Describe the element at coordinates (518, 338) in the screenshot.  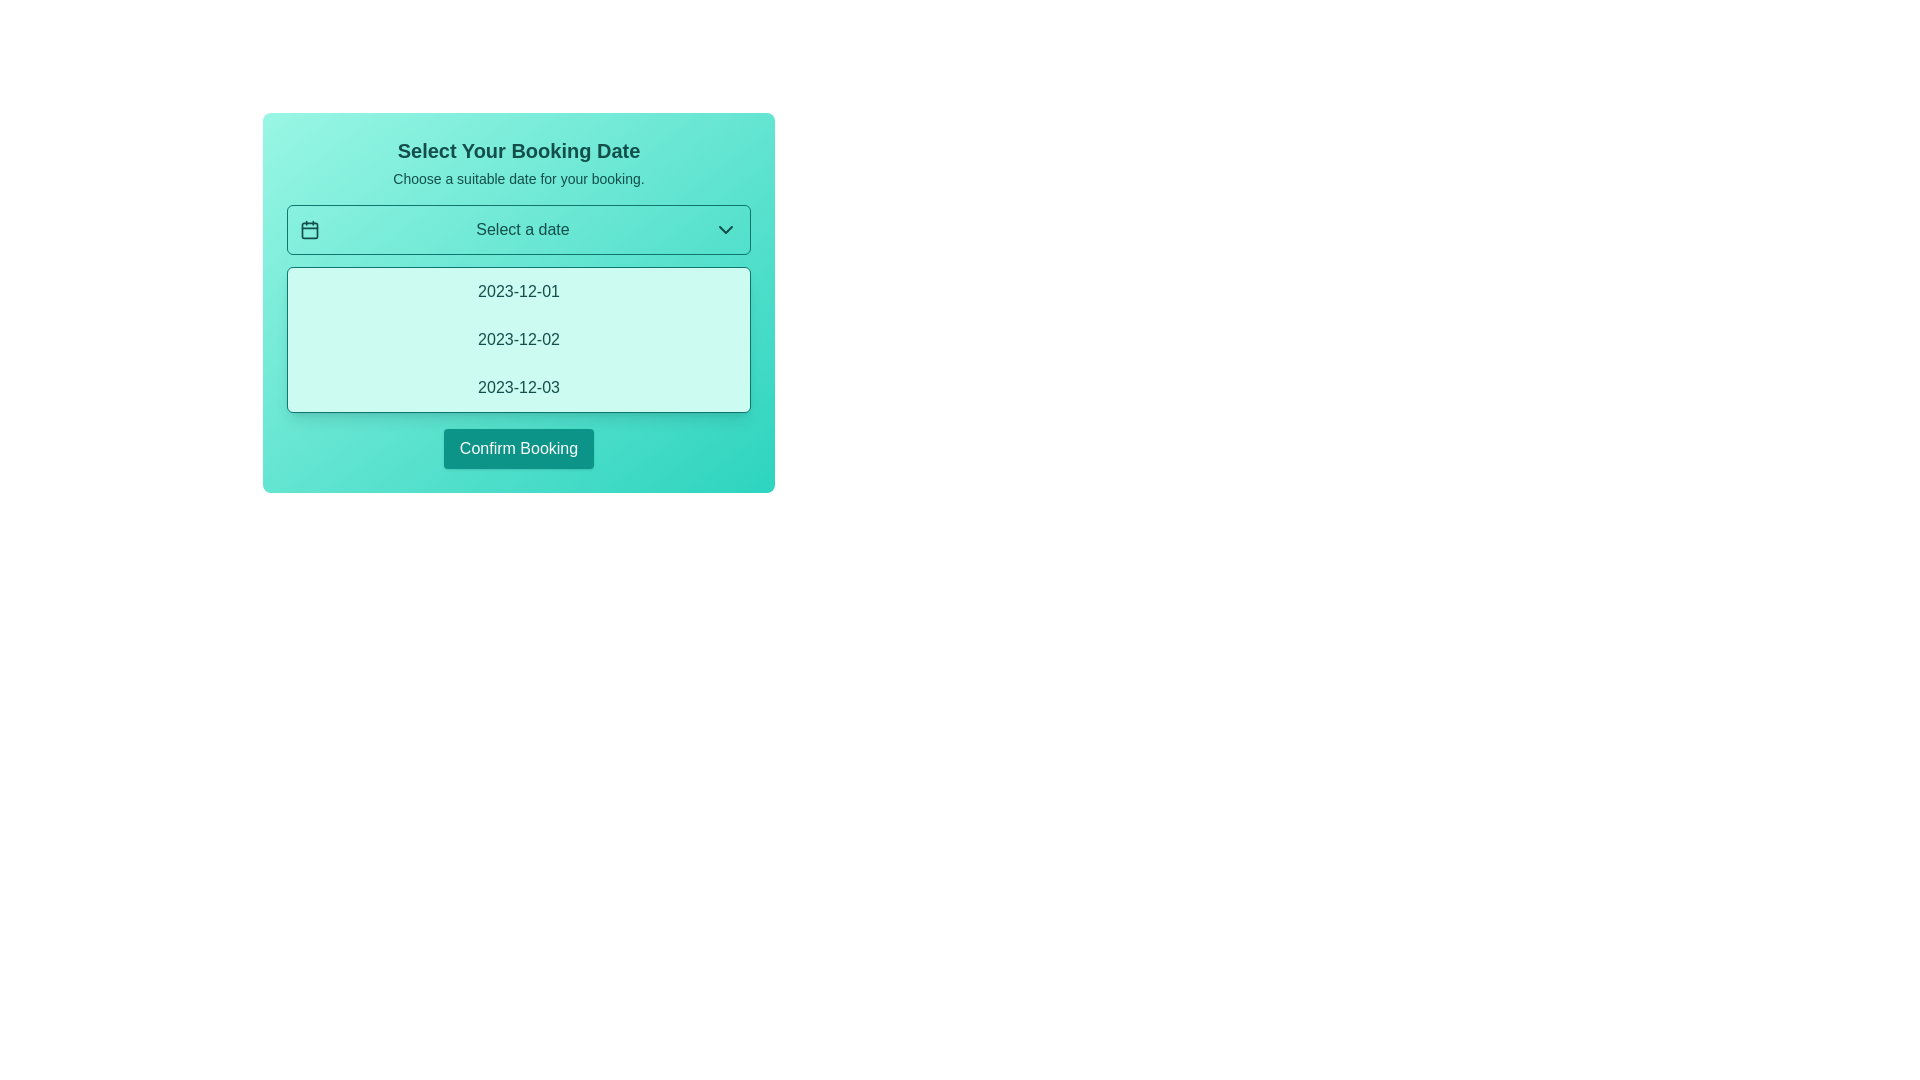
I see `the selectable date option '2023-12-02' in the dropdown menu to change its background color` at that location.